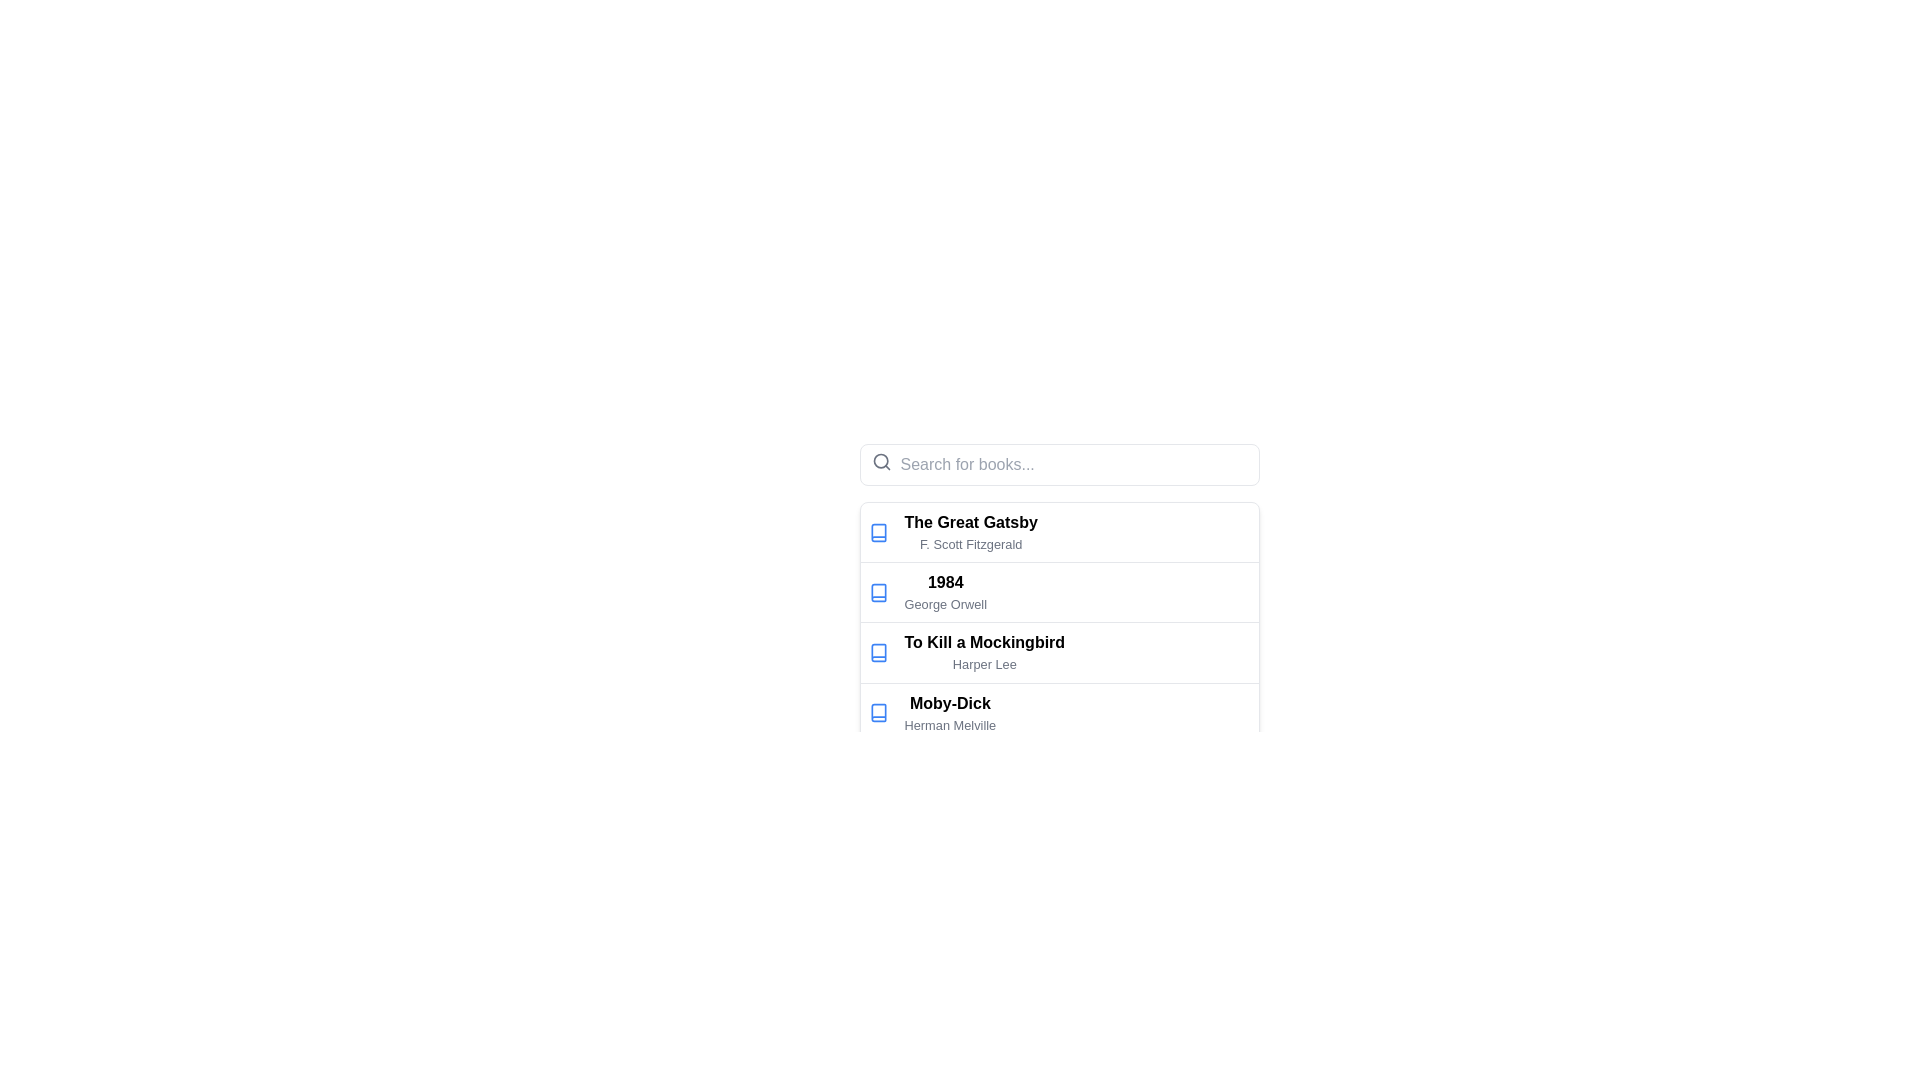  Describe the element at coordinates (878, 712) in the screenshot. I see `the open book icon, which is styled in blue and positioned to the left of the 'Moby-Dick' list item by 'Herman Melville'` at that location.